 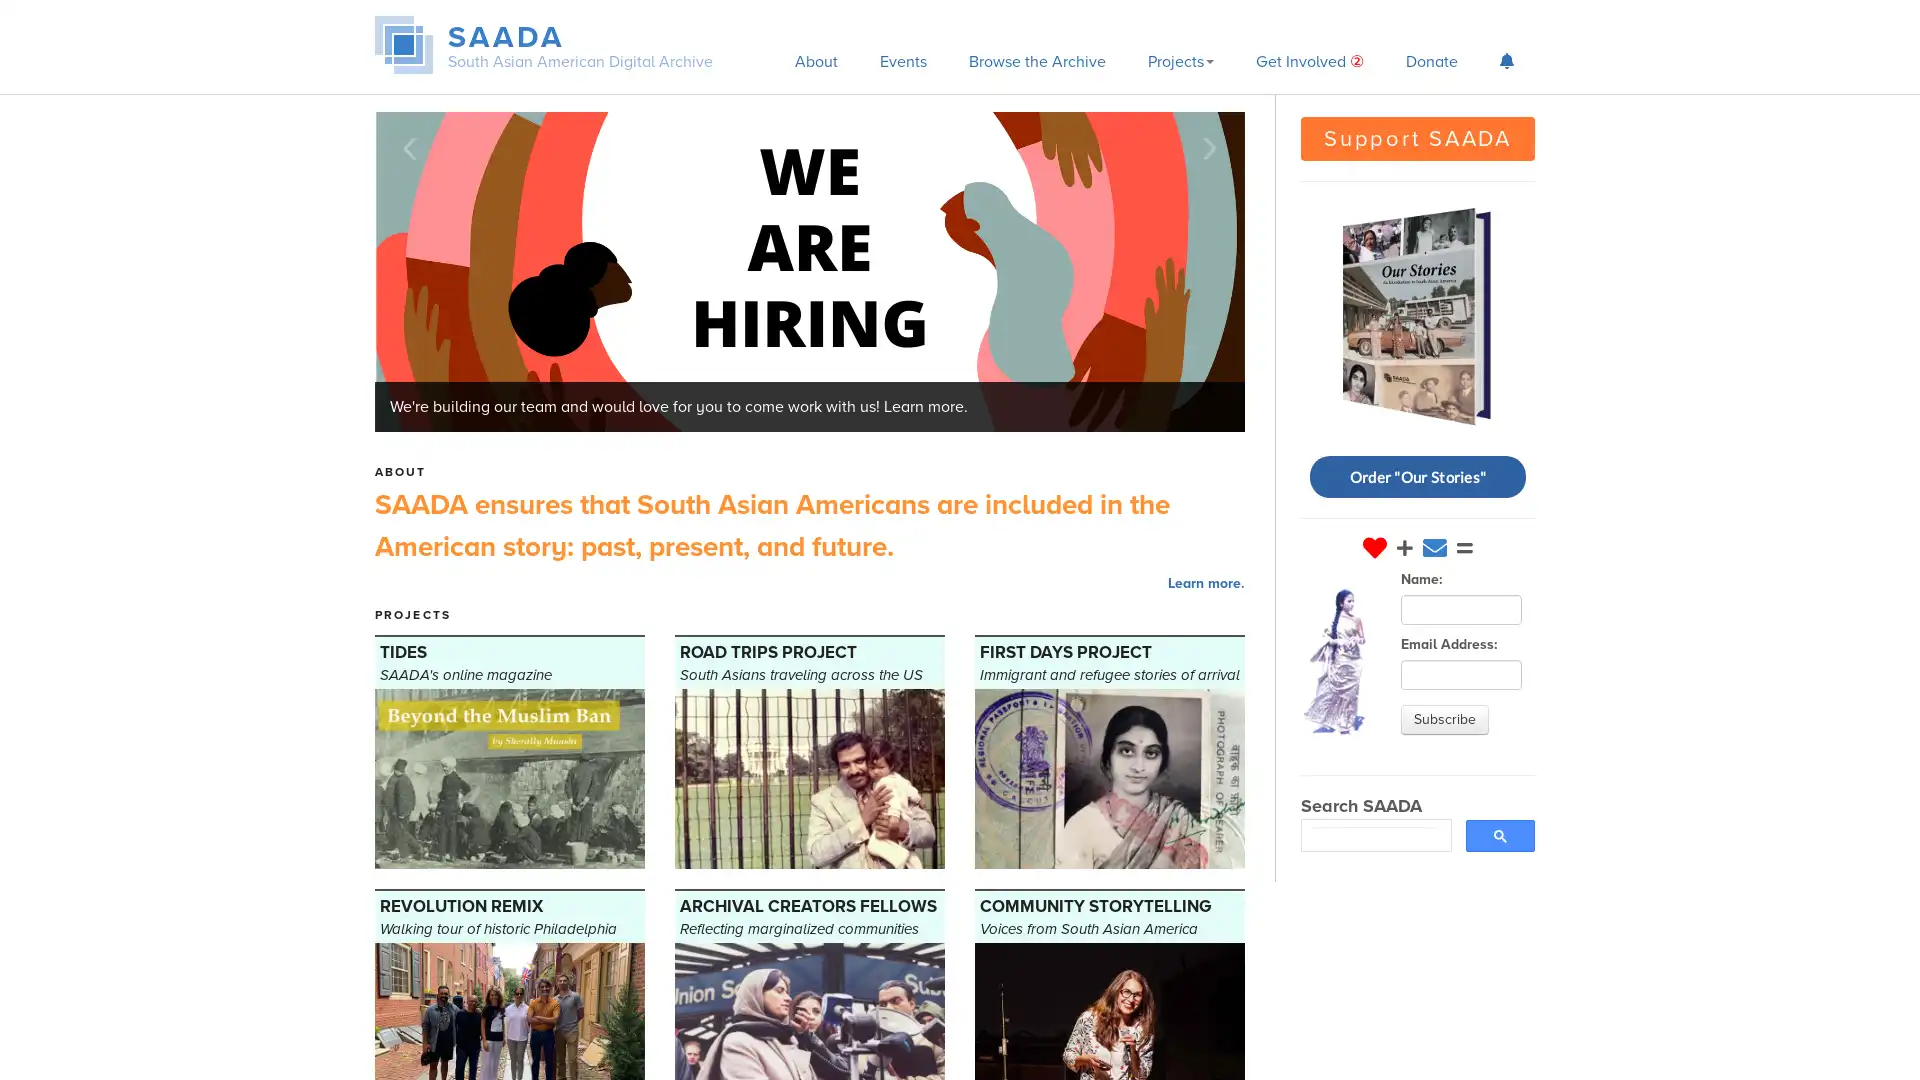 What do you see at coordinates (1500, 834) in the screenshot?
I see `search` at bounding box center [1500, 834].